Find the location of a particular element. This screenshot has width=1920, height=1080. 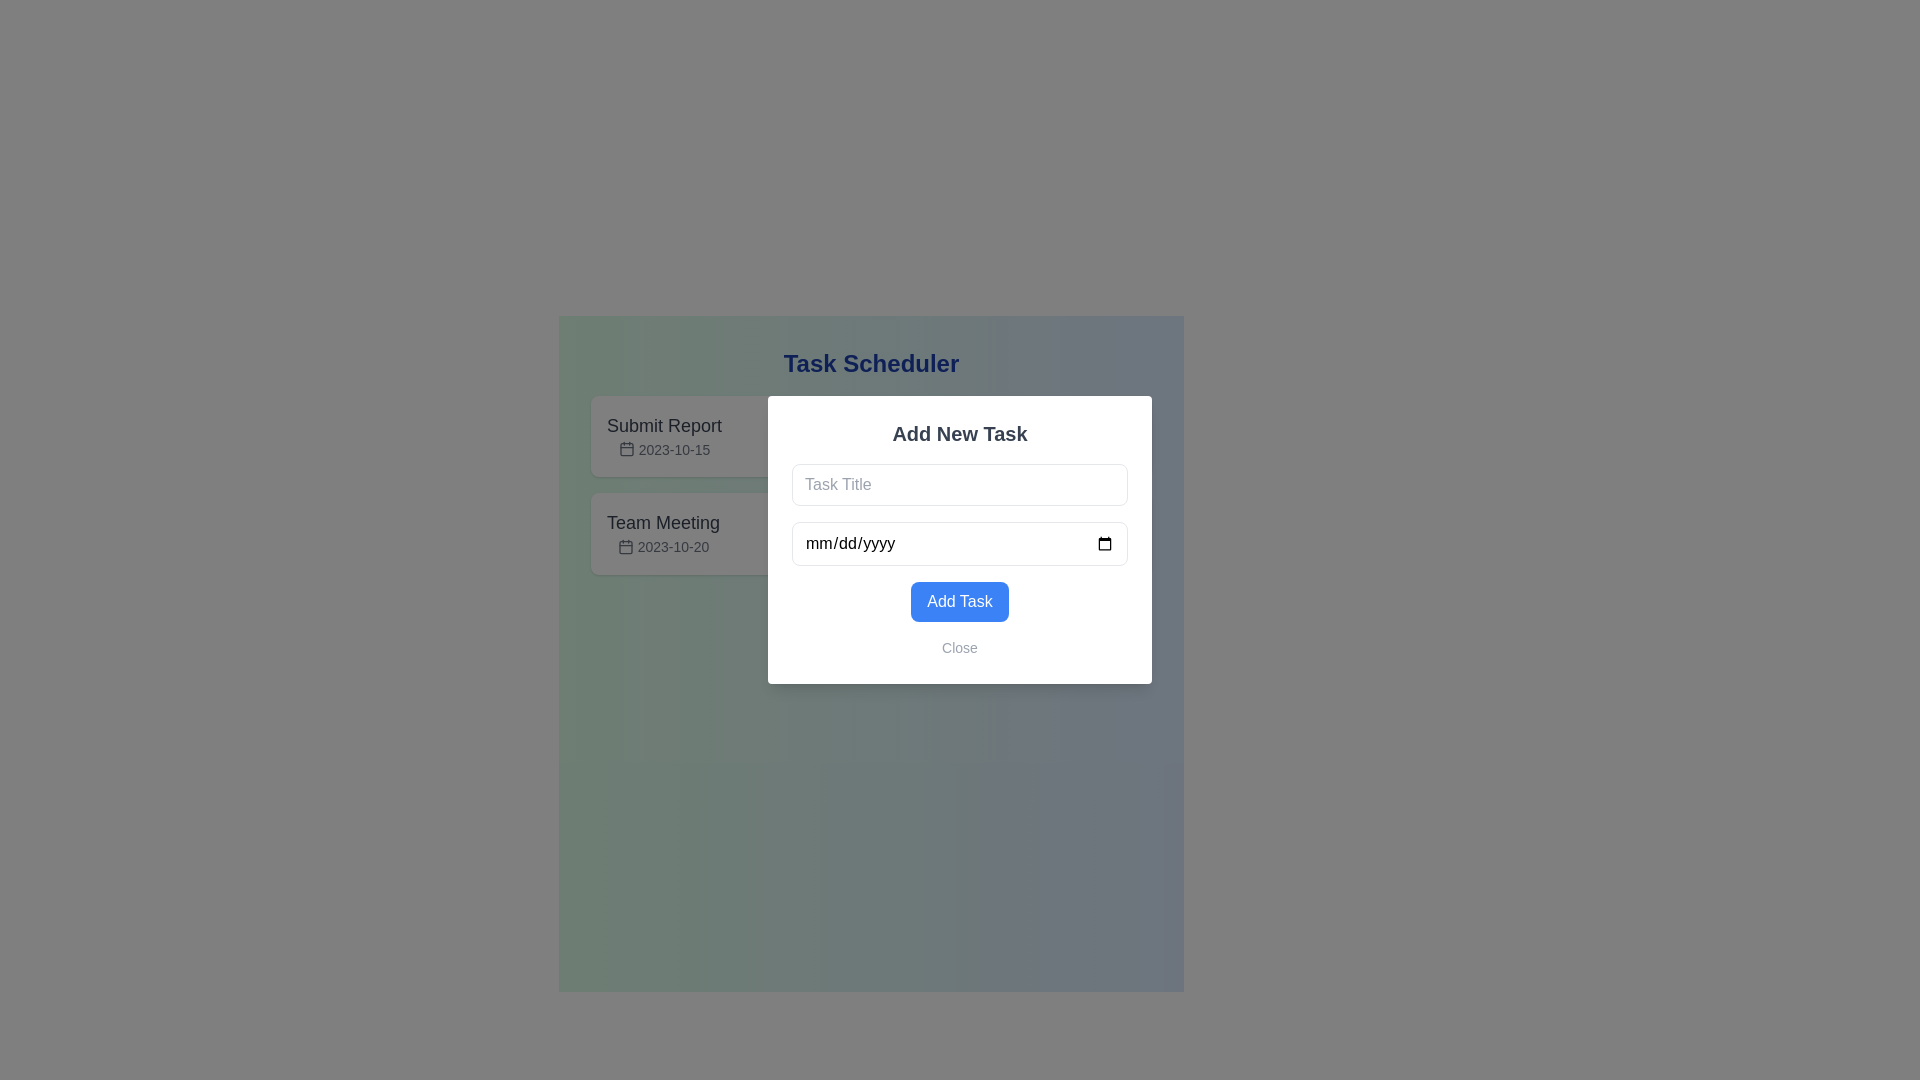

the 'Close' button at the bottom of the modal dialog box is located at coordinates (960, 648).